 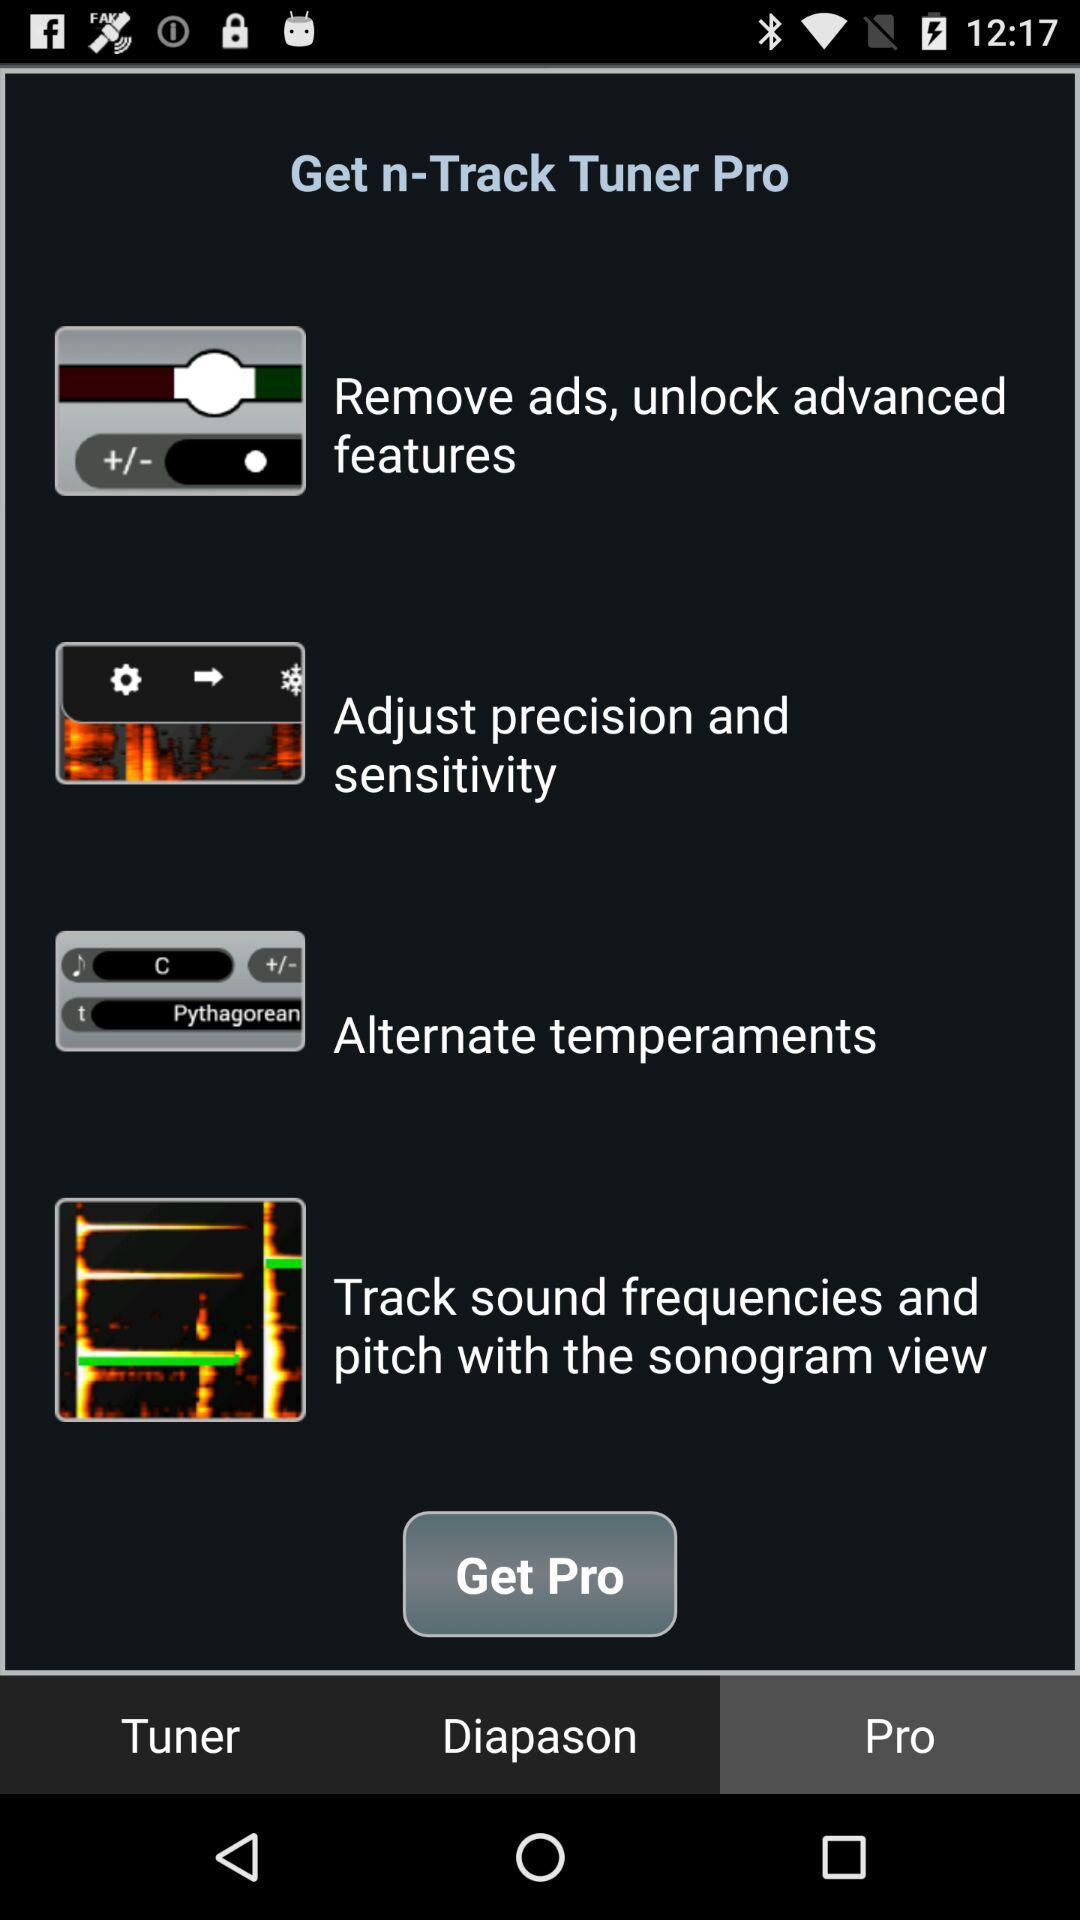 I want to click on button next to pro item, so click(x=540, y=1733).